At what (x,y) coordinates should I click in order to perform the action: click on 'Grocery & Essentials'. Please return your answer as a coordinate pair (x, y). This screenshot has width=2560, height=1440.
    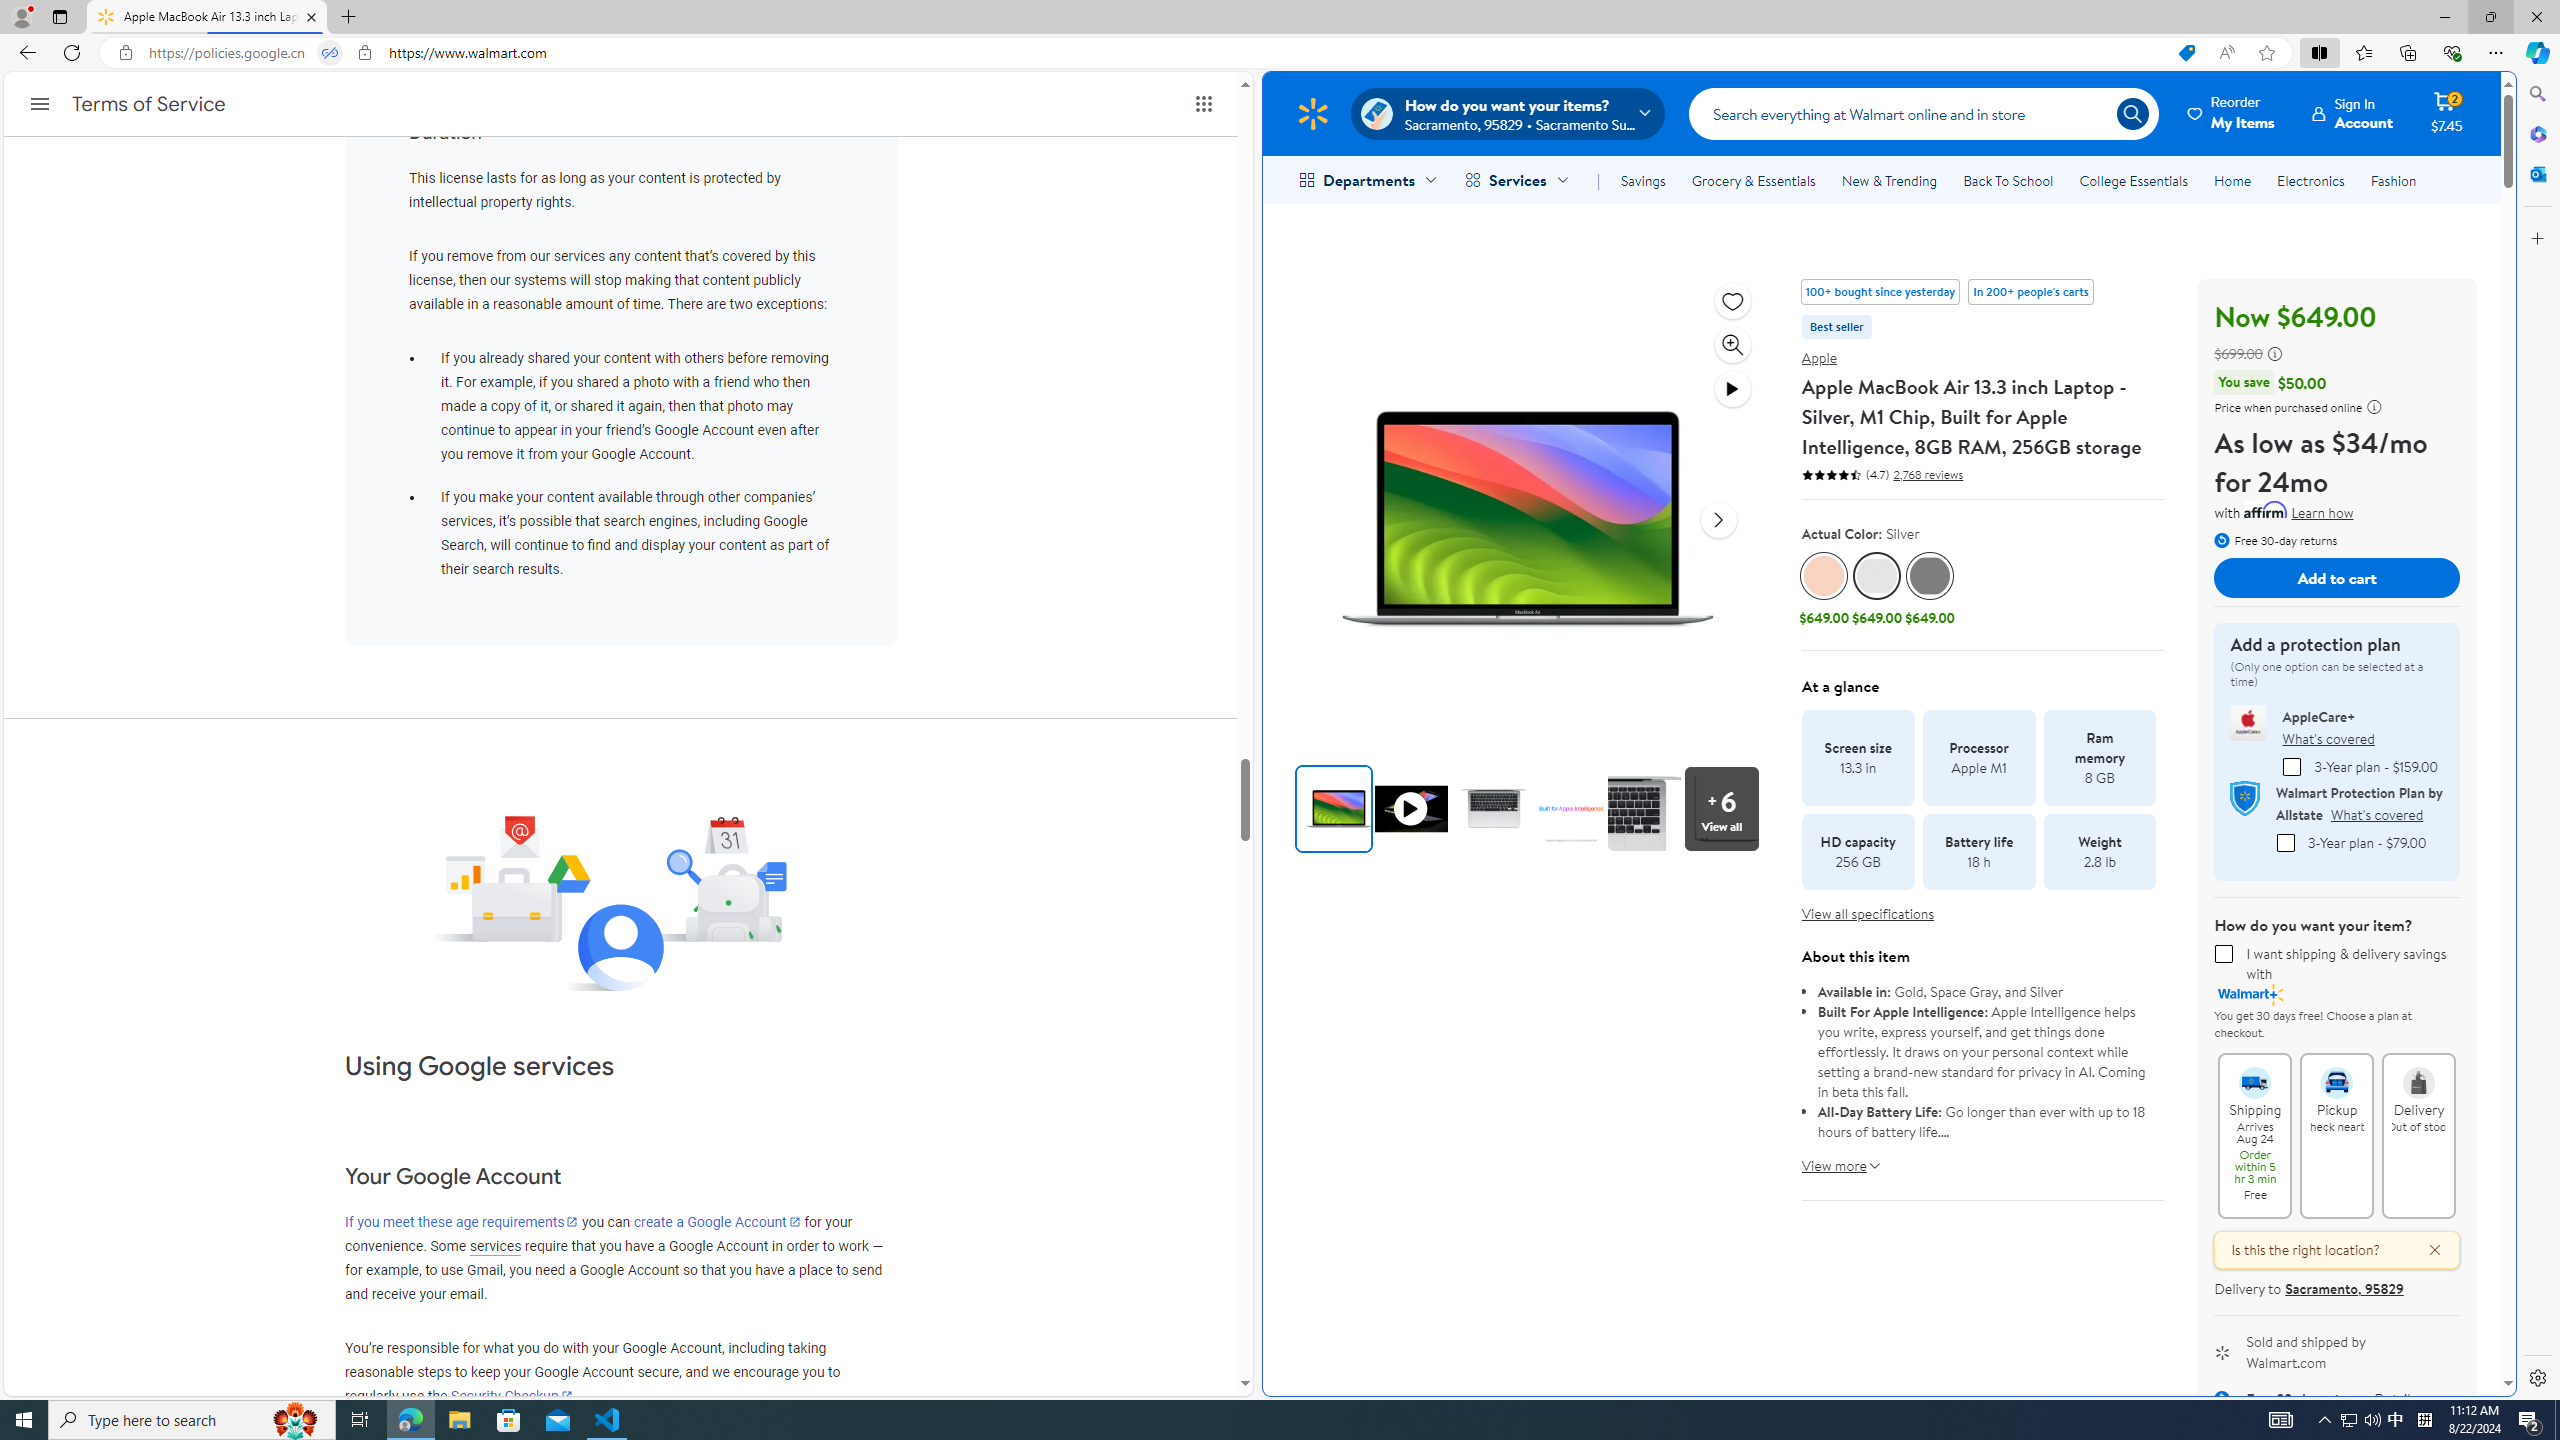
    Looking at the image, I should click on (1752, 180).